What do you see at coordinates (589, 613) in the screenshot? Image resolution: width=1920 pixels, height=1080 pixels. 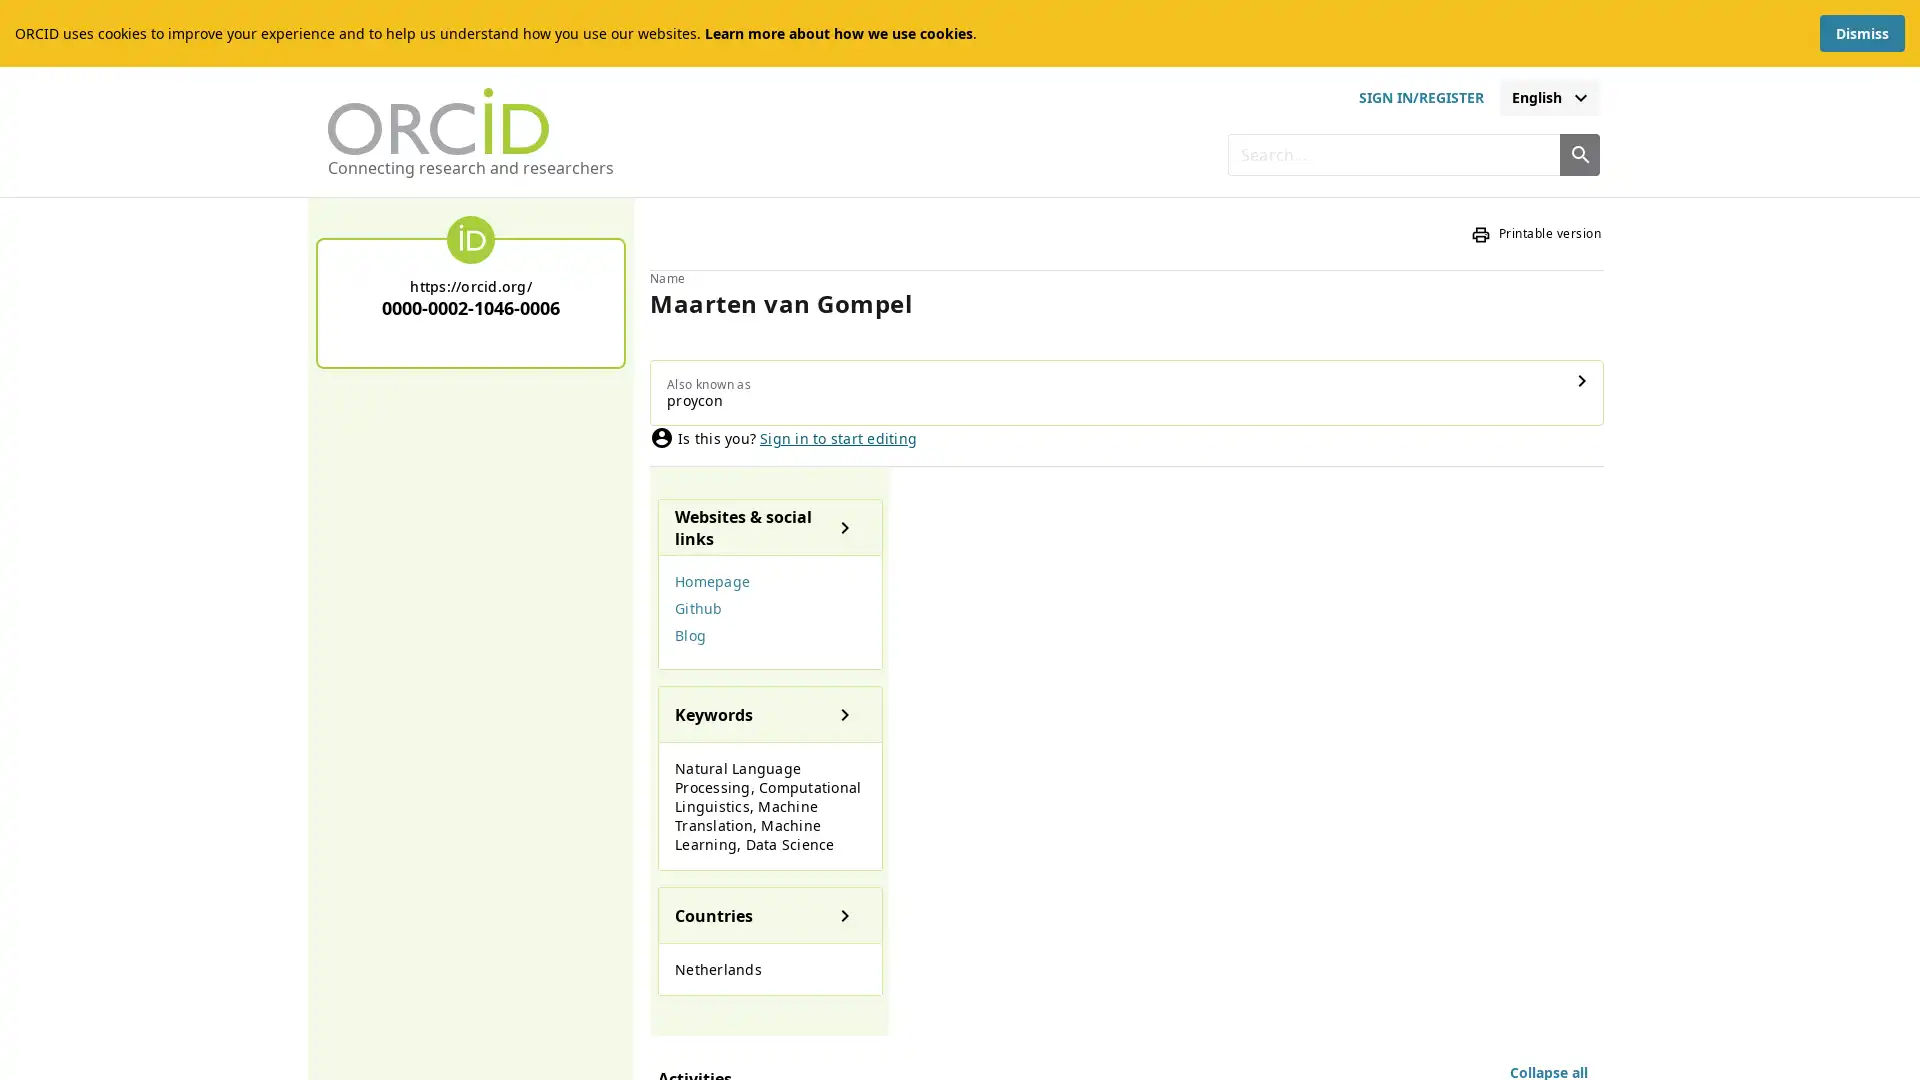 I see `Show details` at bounding box center [589, 613].